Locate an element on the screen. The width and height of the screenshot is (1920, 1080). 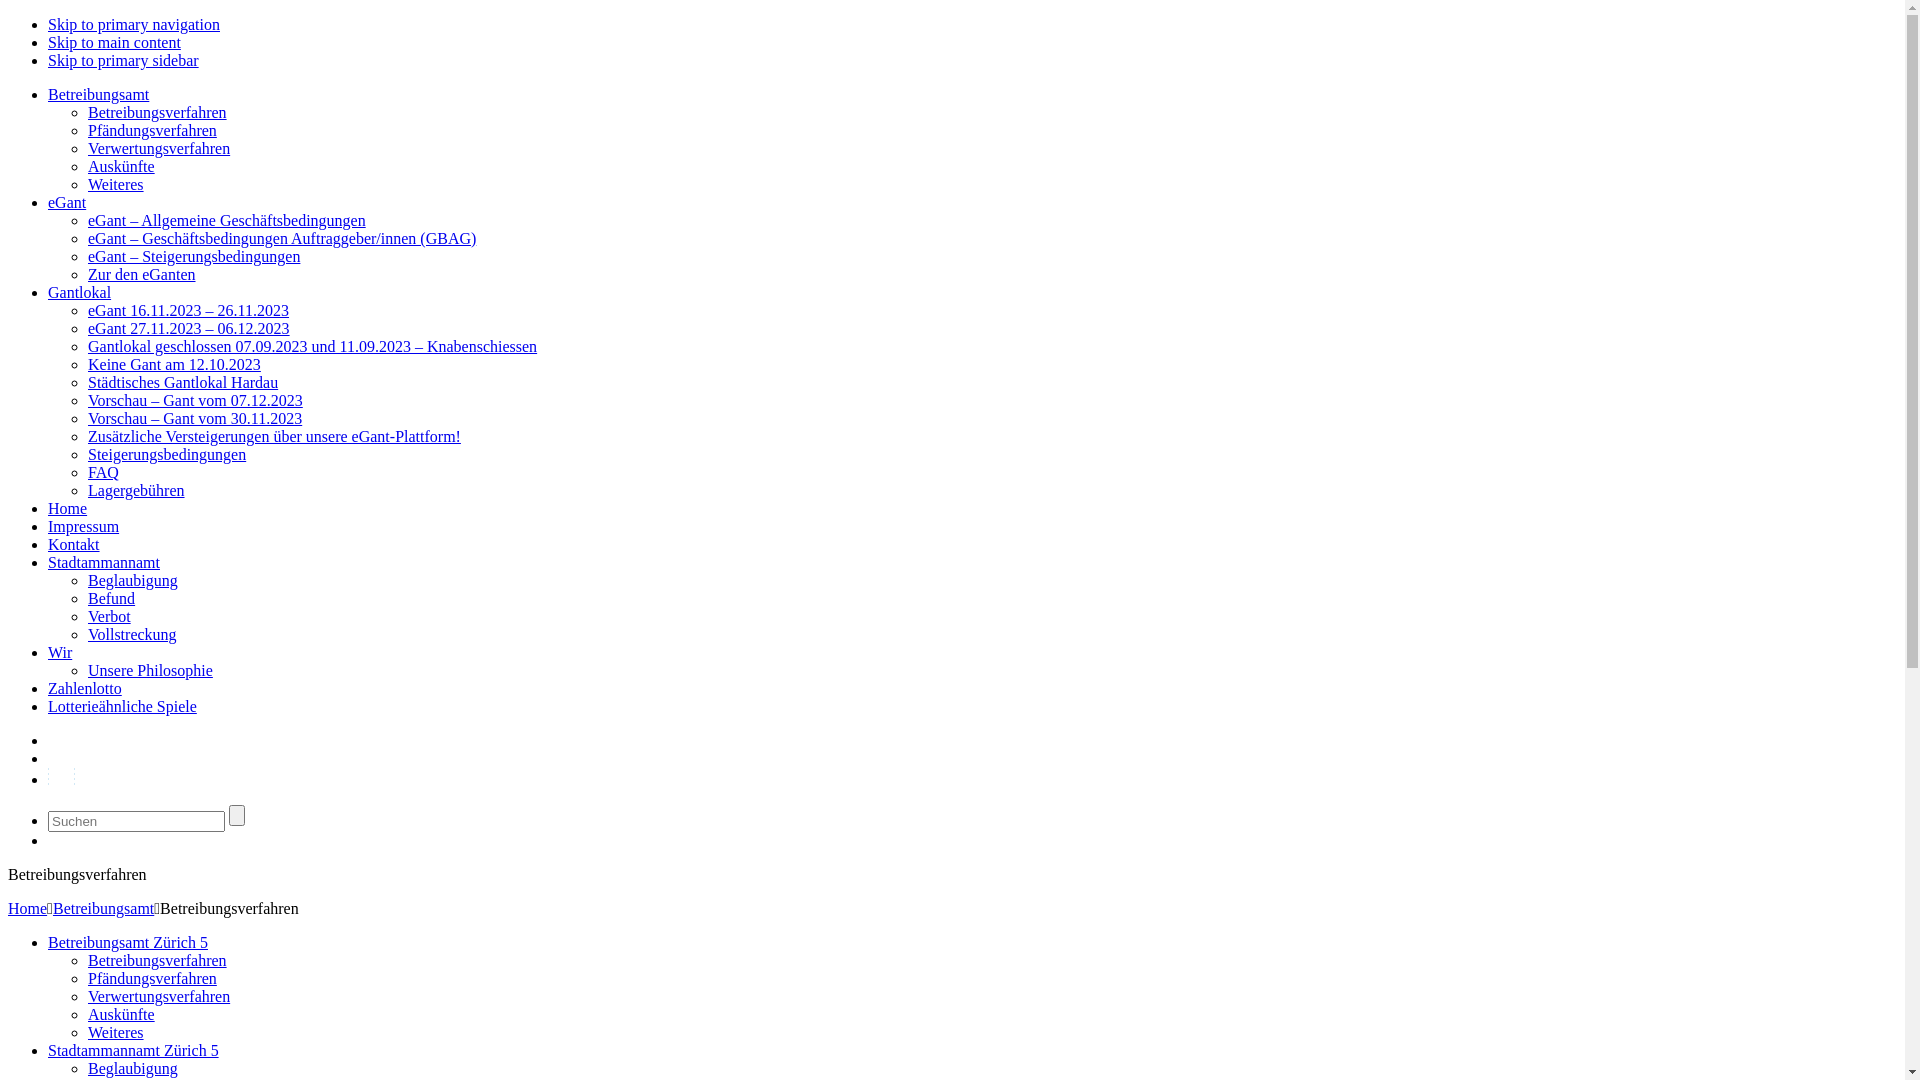
'Stadtammannamt' is located at coordinates (103, 562).